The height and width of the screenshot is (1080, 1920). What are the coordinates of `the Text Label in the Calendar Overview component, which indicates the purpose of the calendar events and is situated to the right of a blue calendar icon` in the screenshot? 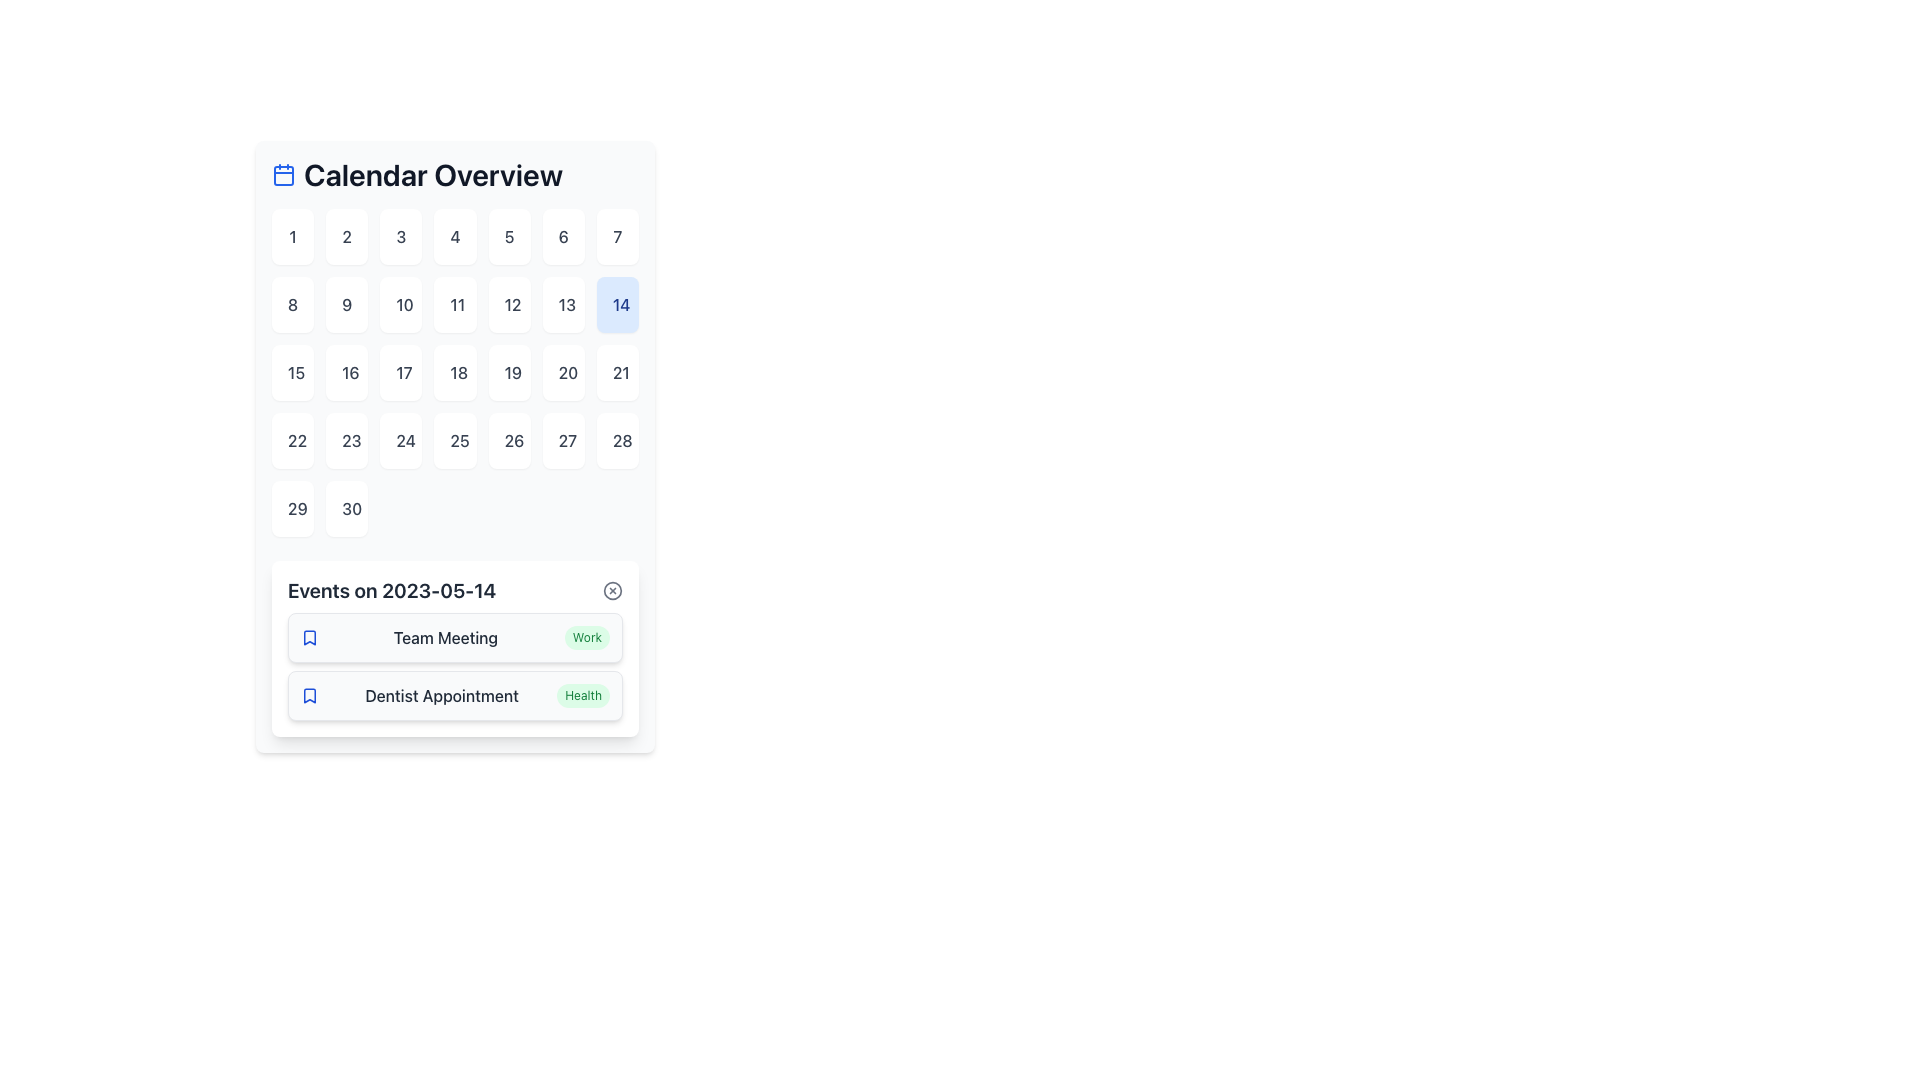 It's located at (432, 173).